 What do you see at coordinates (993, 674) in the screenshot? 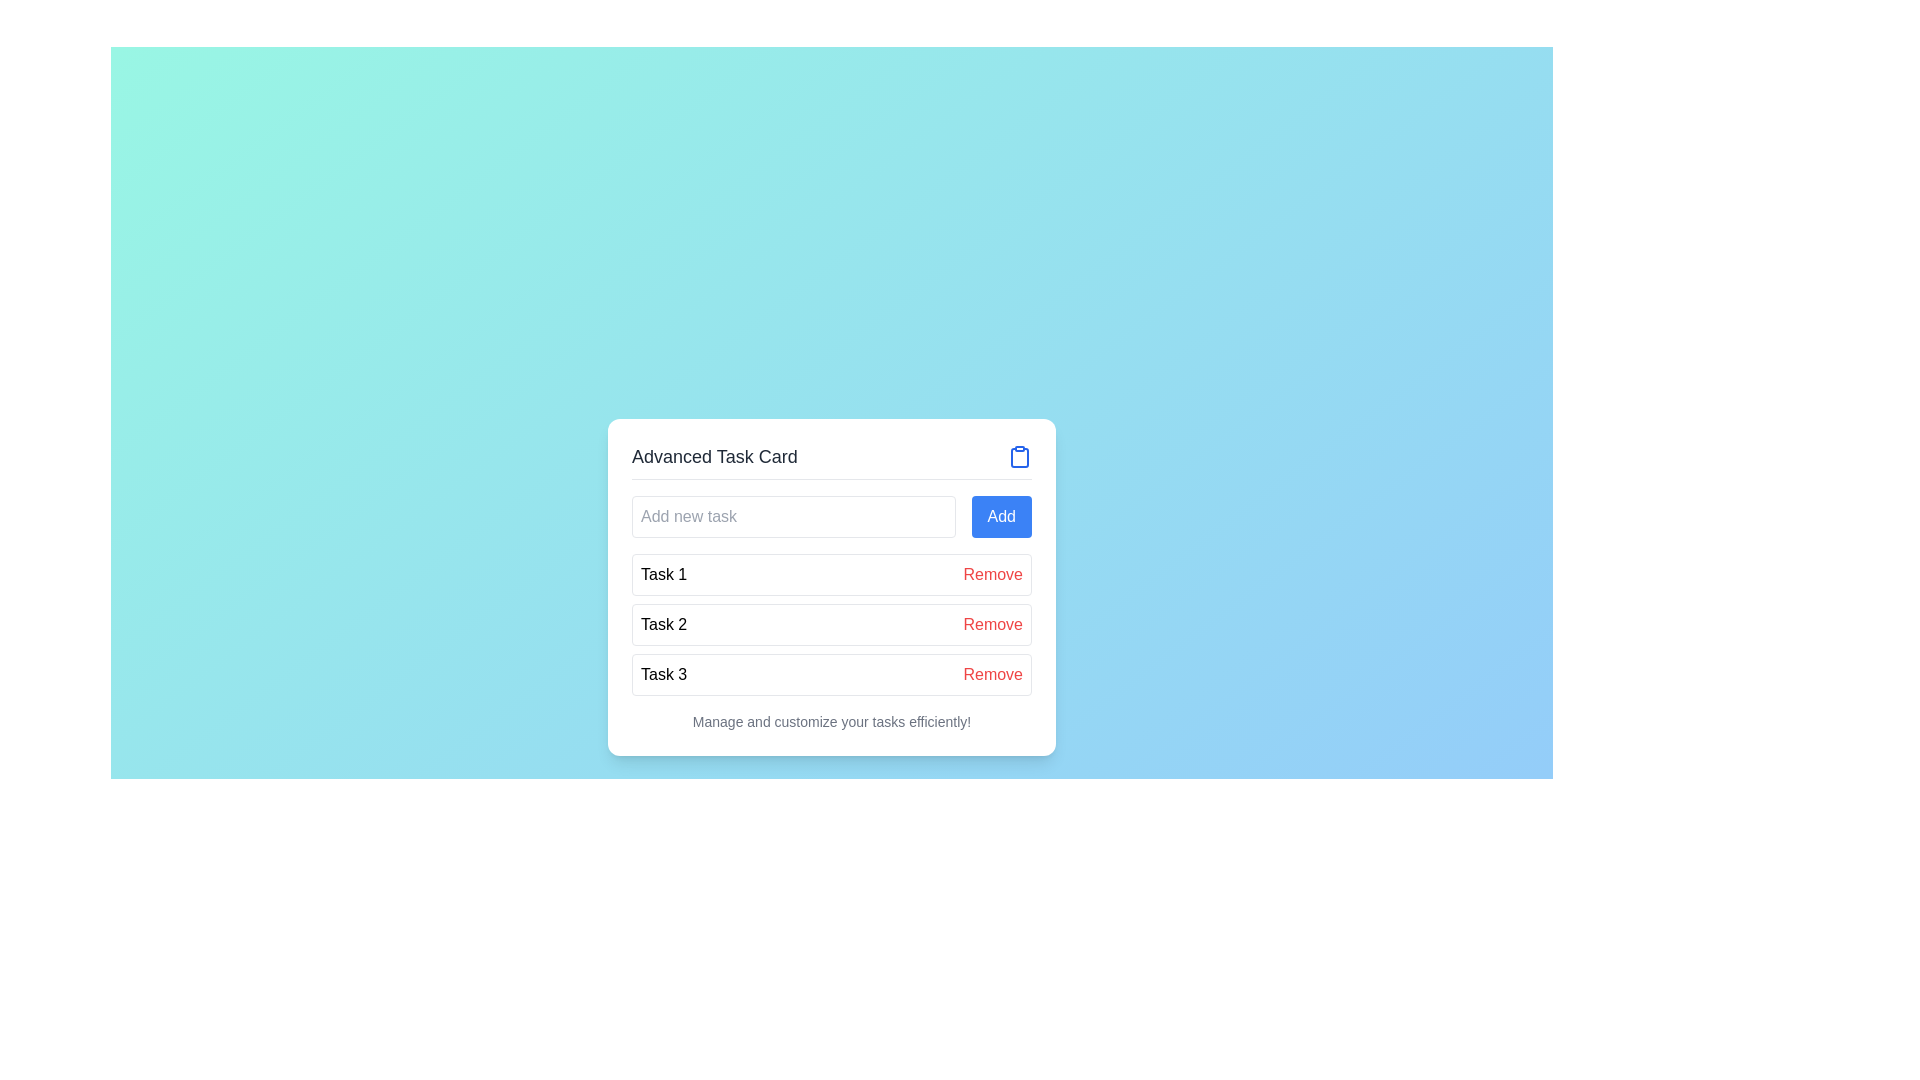
I see `the 'Remove' button, which is a red text button located to the right of the 'Task 3' label in the third row of the task list` at bounding box center [993, 674].